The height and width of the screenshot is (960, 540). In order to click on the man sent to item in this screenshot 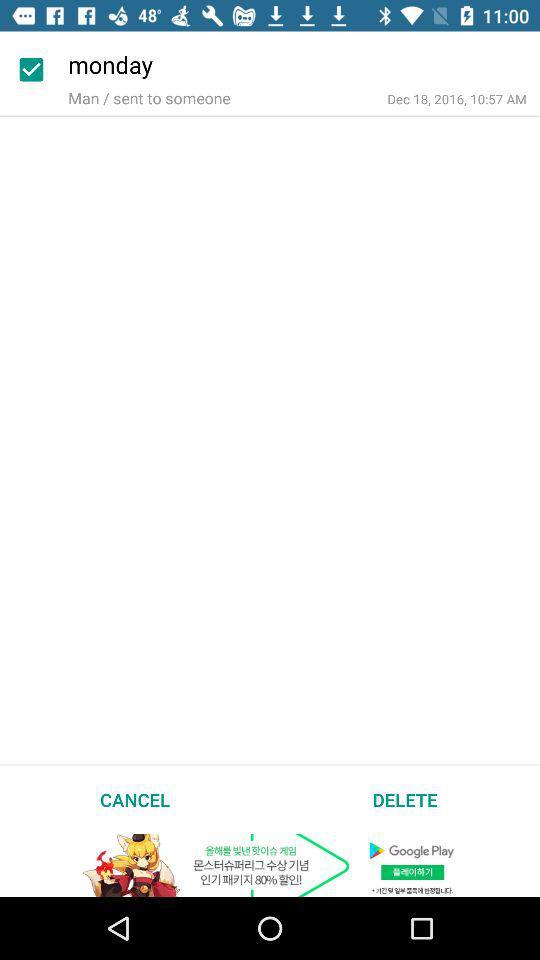, I will do `click(148, 98)`.